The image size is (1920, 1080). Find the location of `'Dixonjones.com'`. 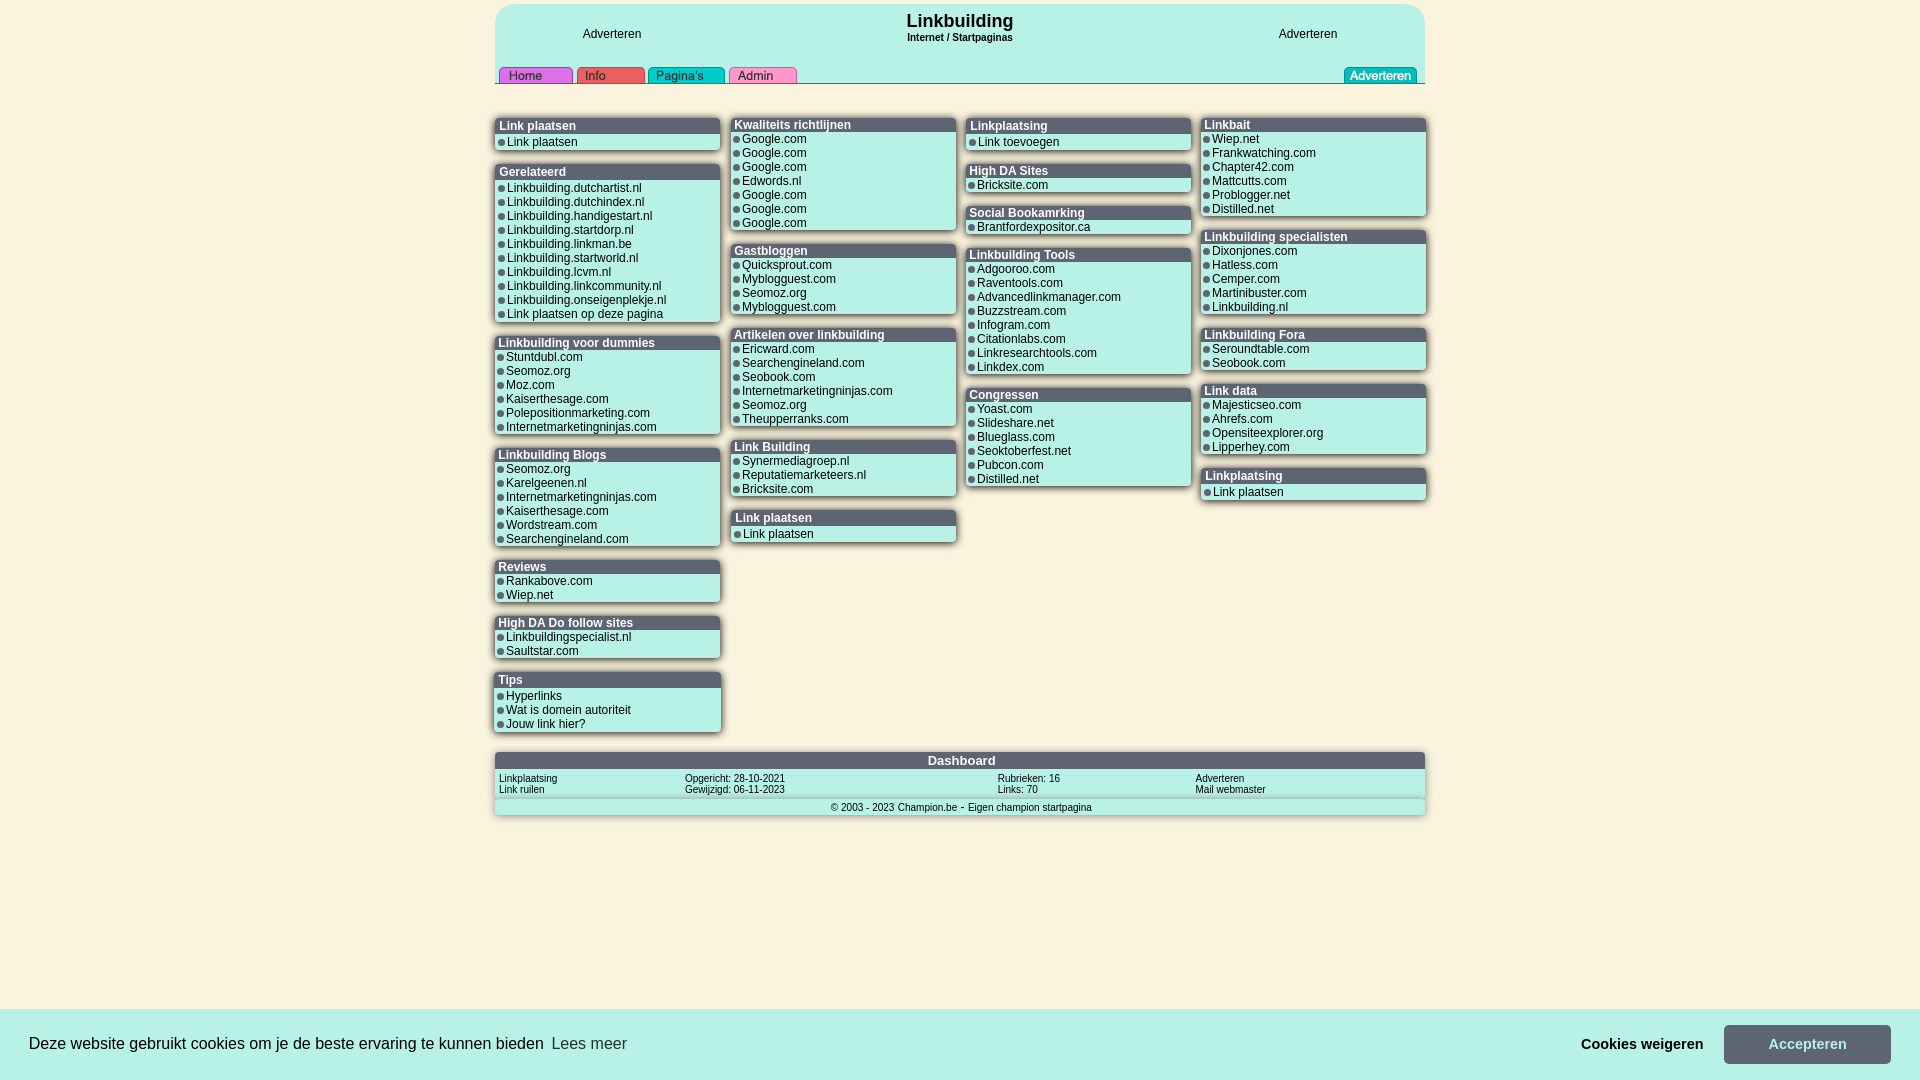

'Dixonjones.com' is located at coordinates (1210, 249).